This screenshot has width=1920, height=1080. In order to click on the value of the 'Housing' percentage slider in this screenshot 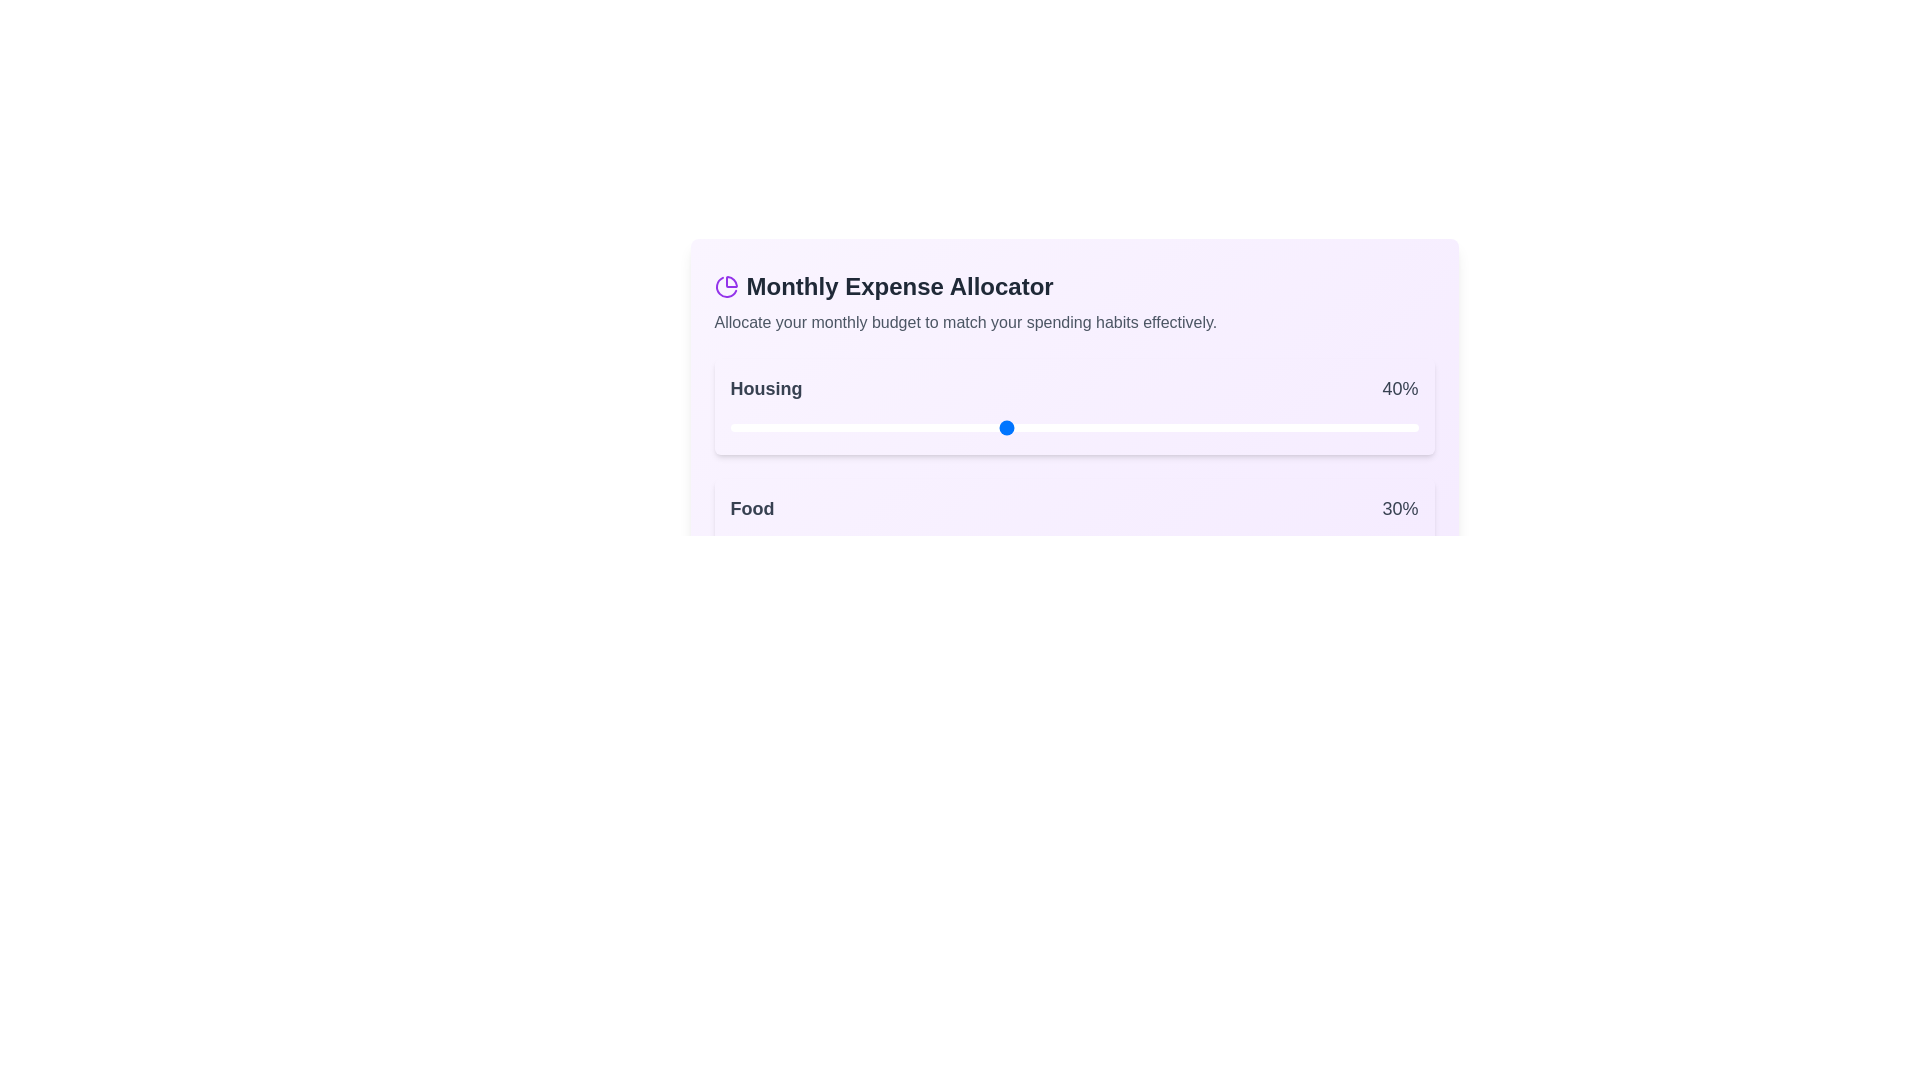, I will do `click(729, 427)`.